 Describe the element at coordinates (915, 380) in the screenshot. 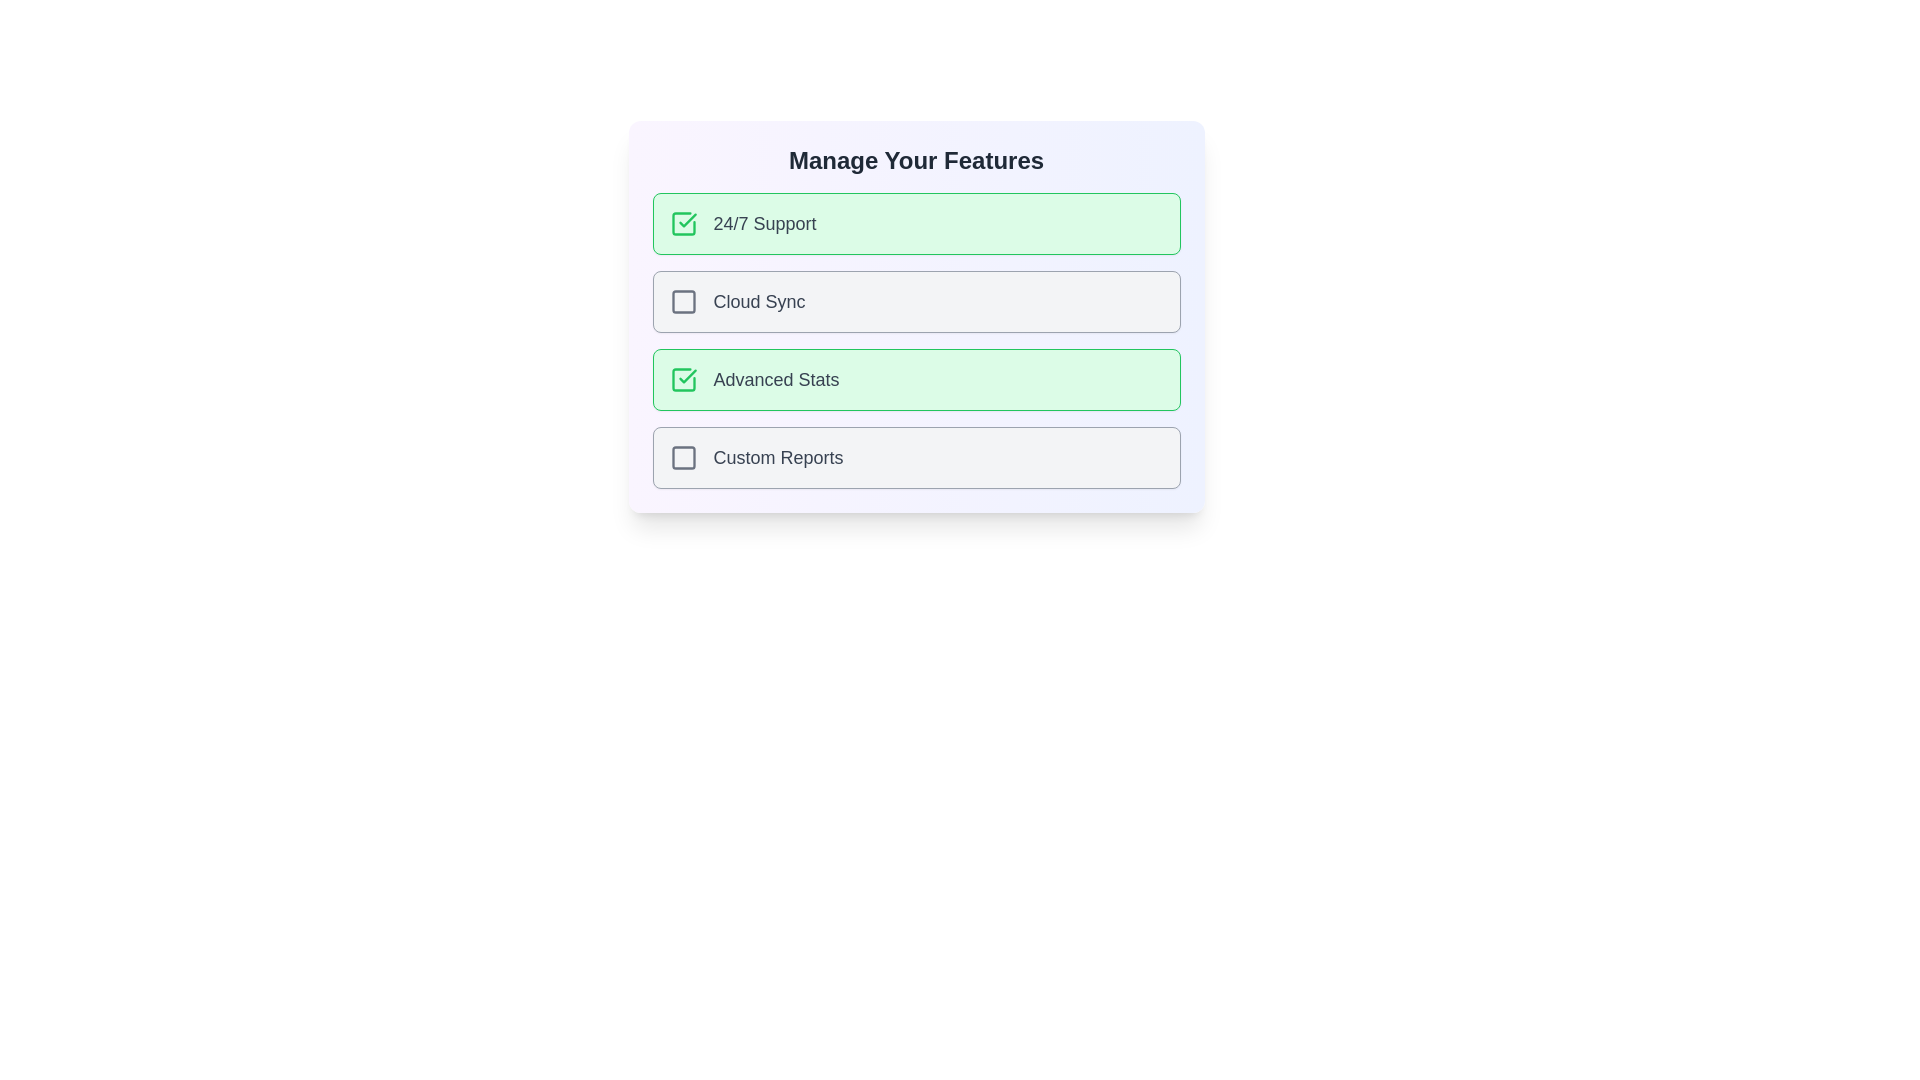

I see `the 'Advanced Stats' selectable option with a checkbox, which has a soft green background and is the third option` at that location.